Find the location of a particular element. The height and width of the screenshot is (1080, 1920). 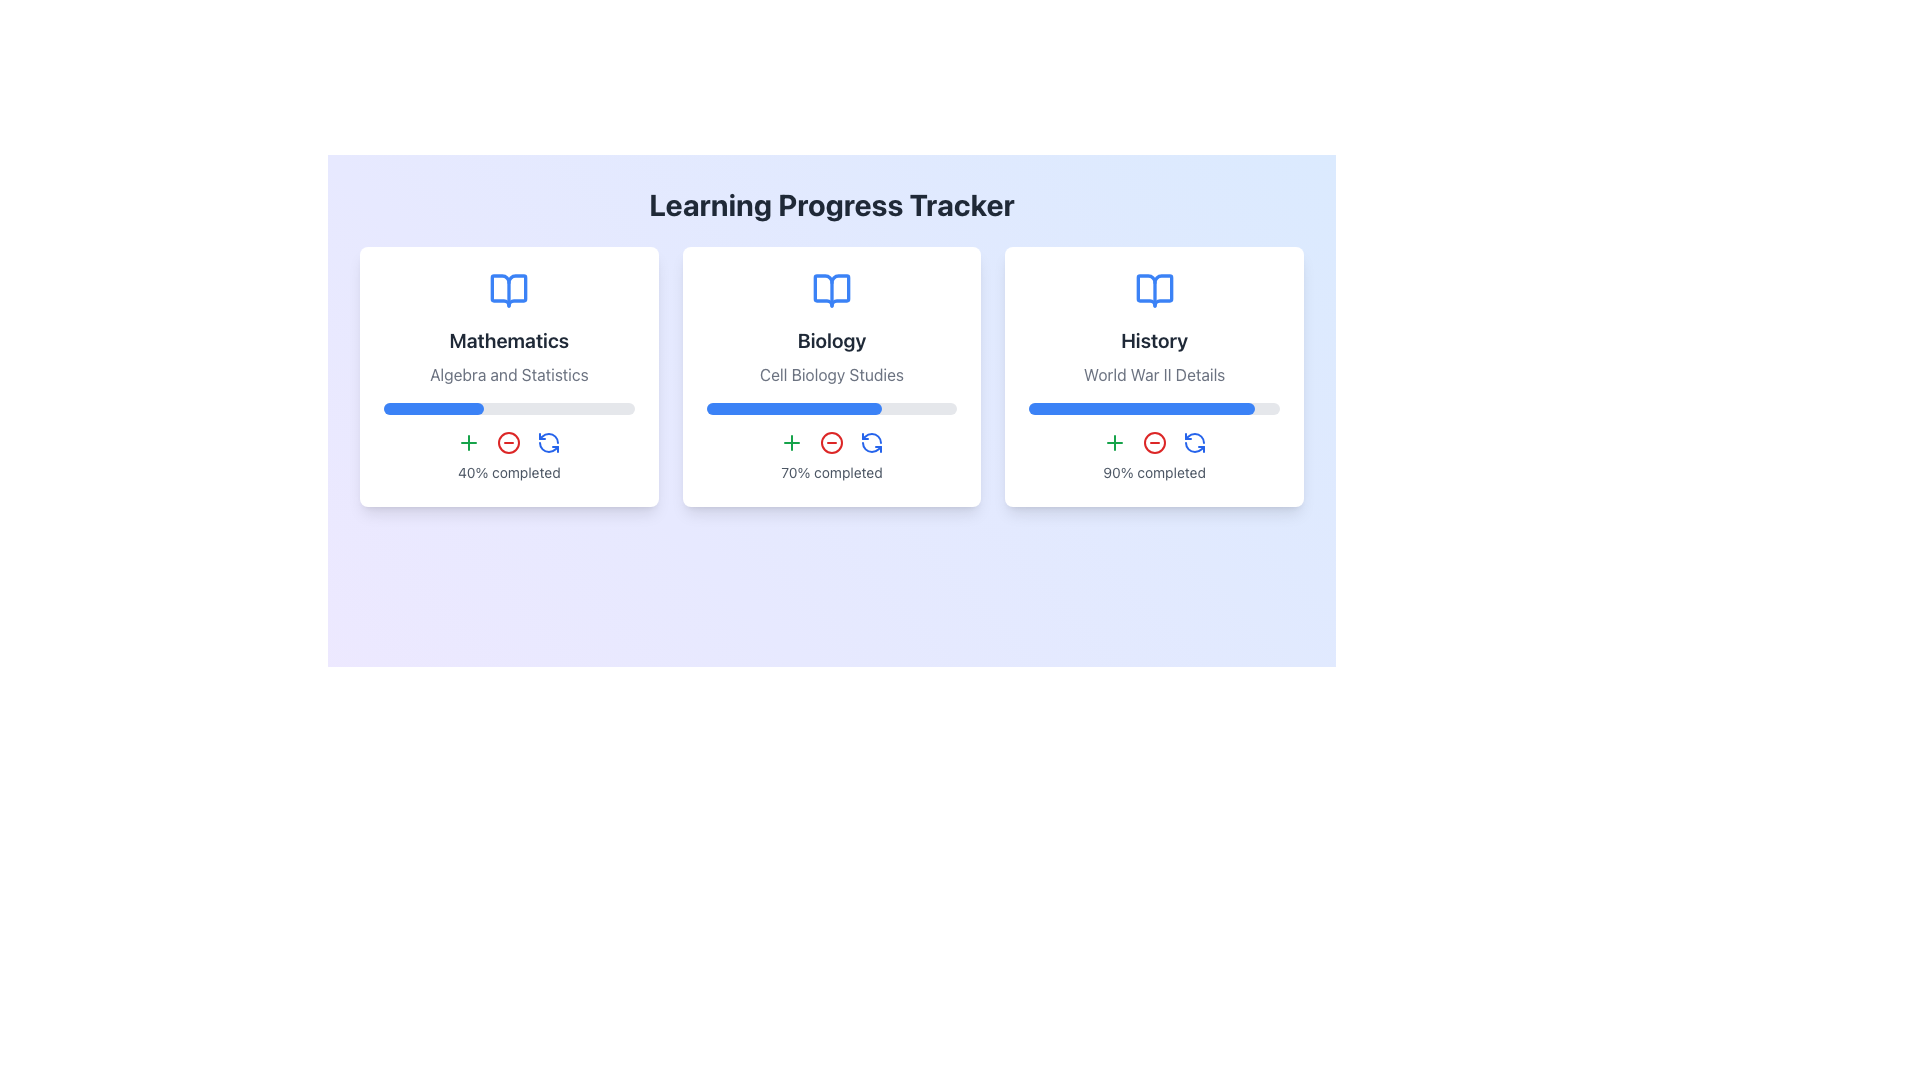

label displaying 'Learning Progress Tracker' which is a bold, large text centered at the top of the interface is located at coordinates (831, 204).